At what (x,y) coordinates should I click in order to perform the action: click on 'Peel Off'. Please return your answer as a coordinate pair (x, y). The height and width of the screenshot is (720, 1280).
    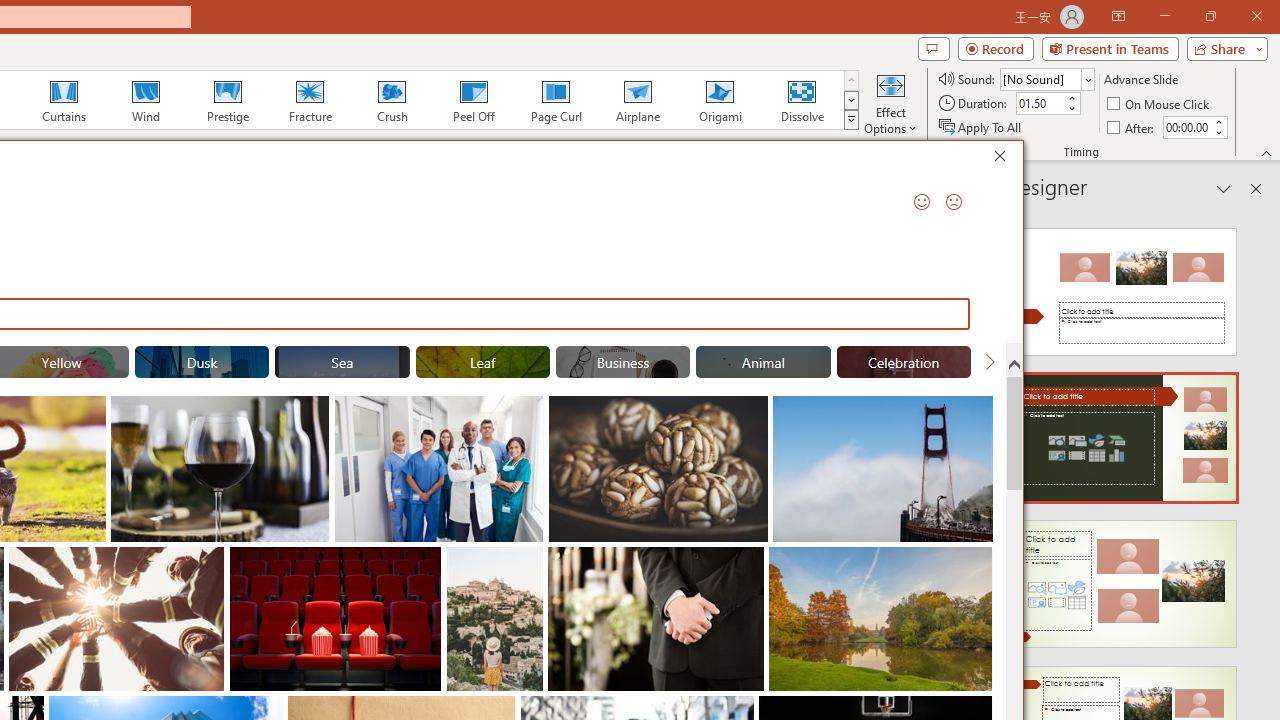
    Looking at the image, I should click on (472, 100).